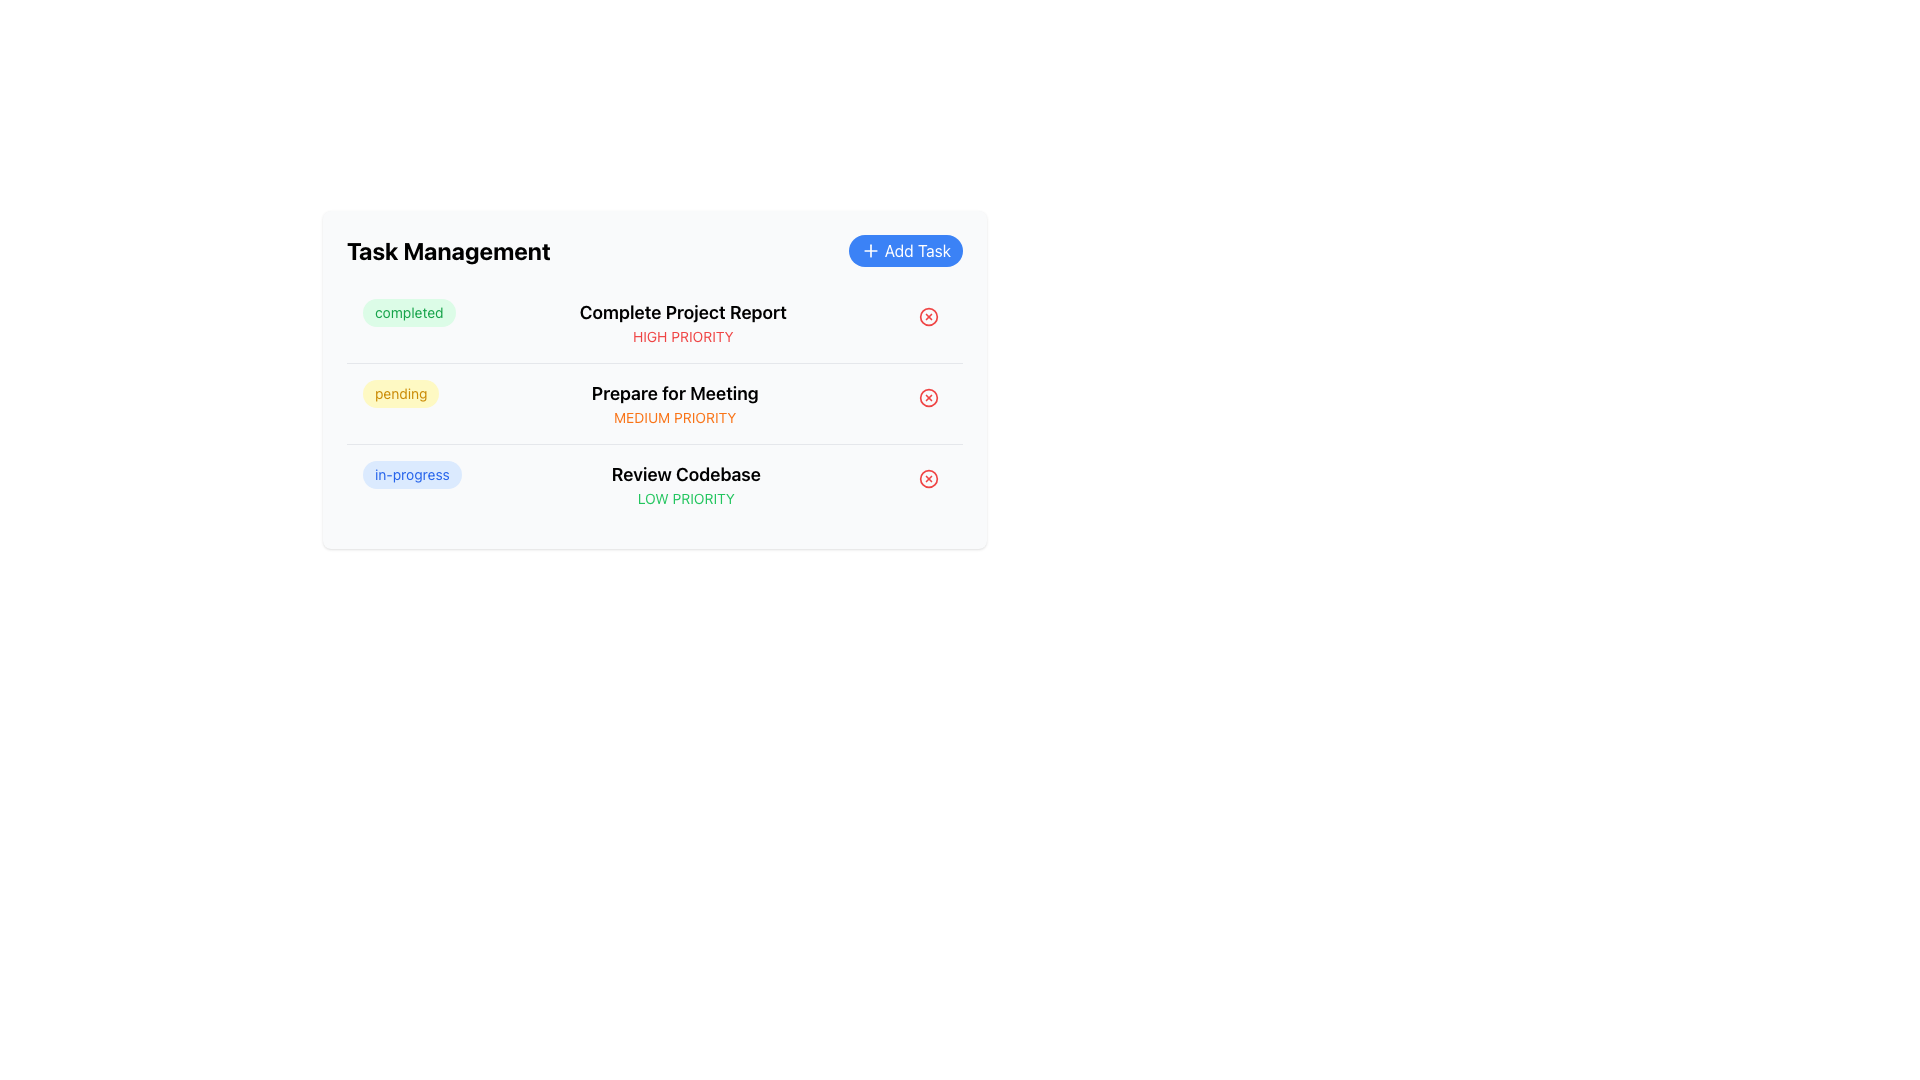 Image resolution: width=1920 pixels, height=1080 pixels. Describe the element at coordinates (928, 315) in the screenshot. I see `the delete icon button positioned to the right of the 'Complete Project Report' task in the 'Task Management' section` at that location.